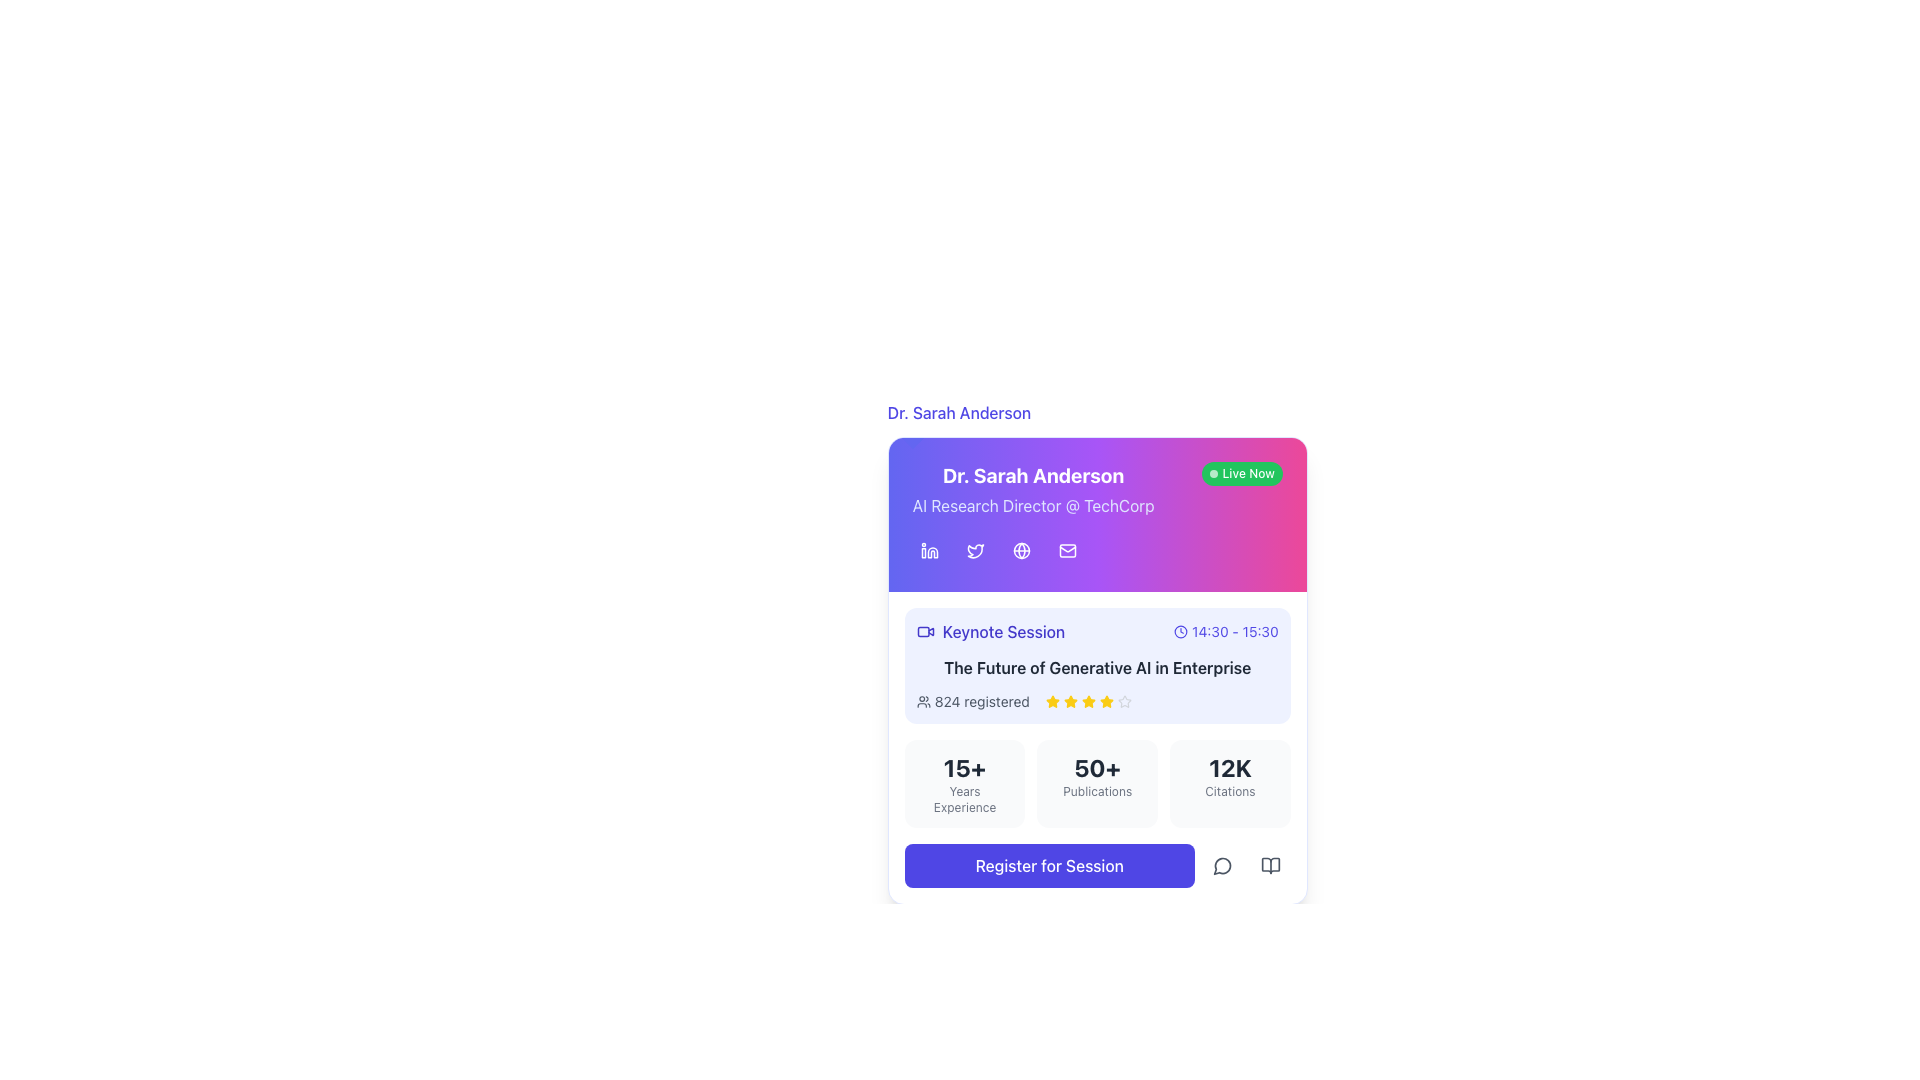  Describe the element at coordinates (1105, 701) in the screenshot. I see `the fifth filled yellow star icon in the row of six stars for visual feedback` at that location.